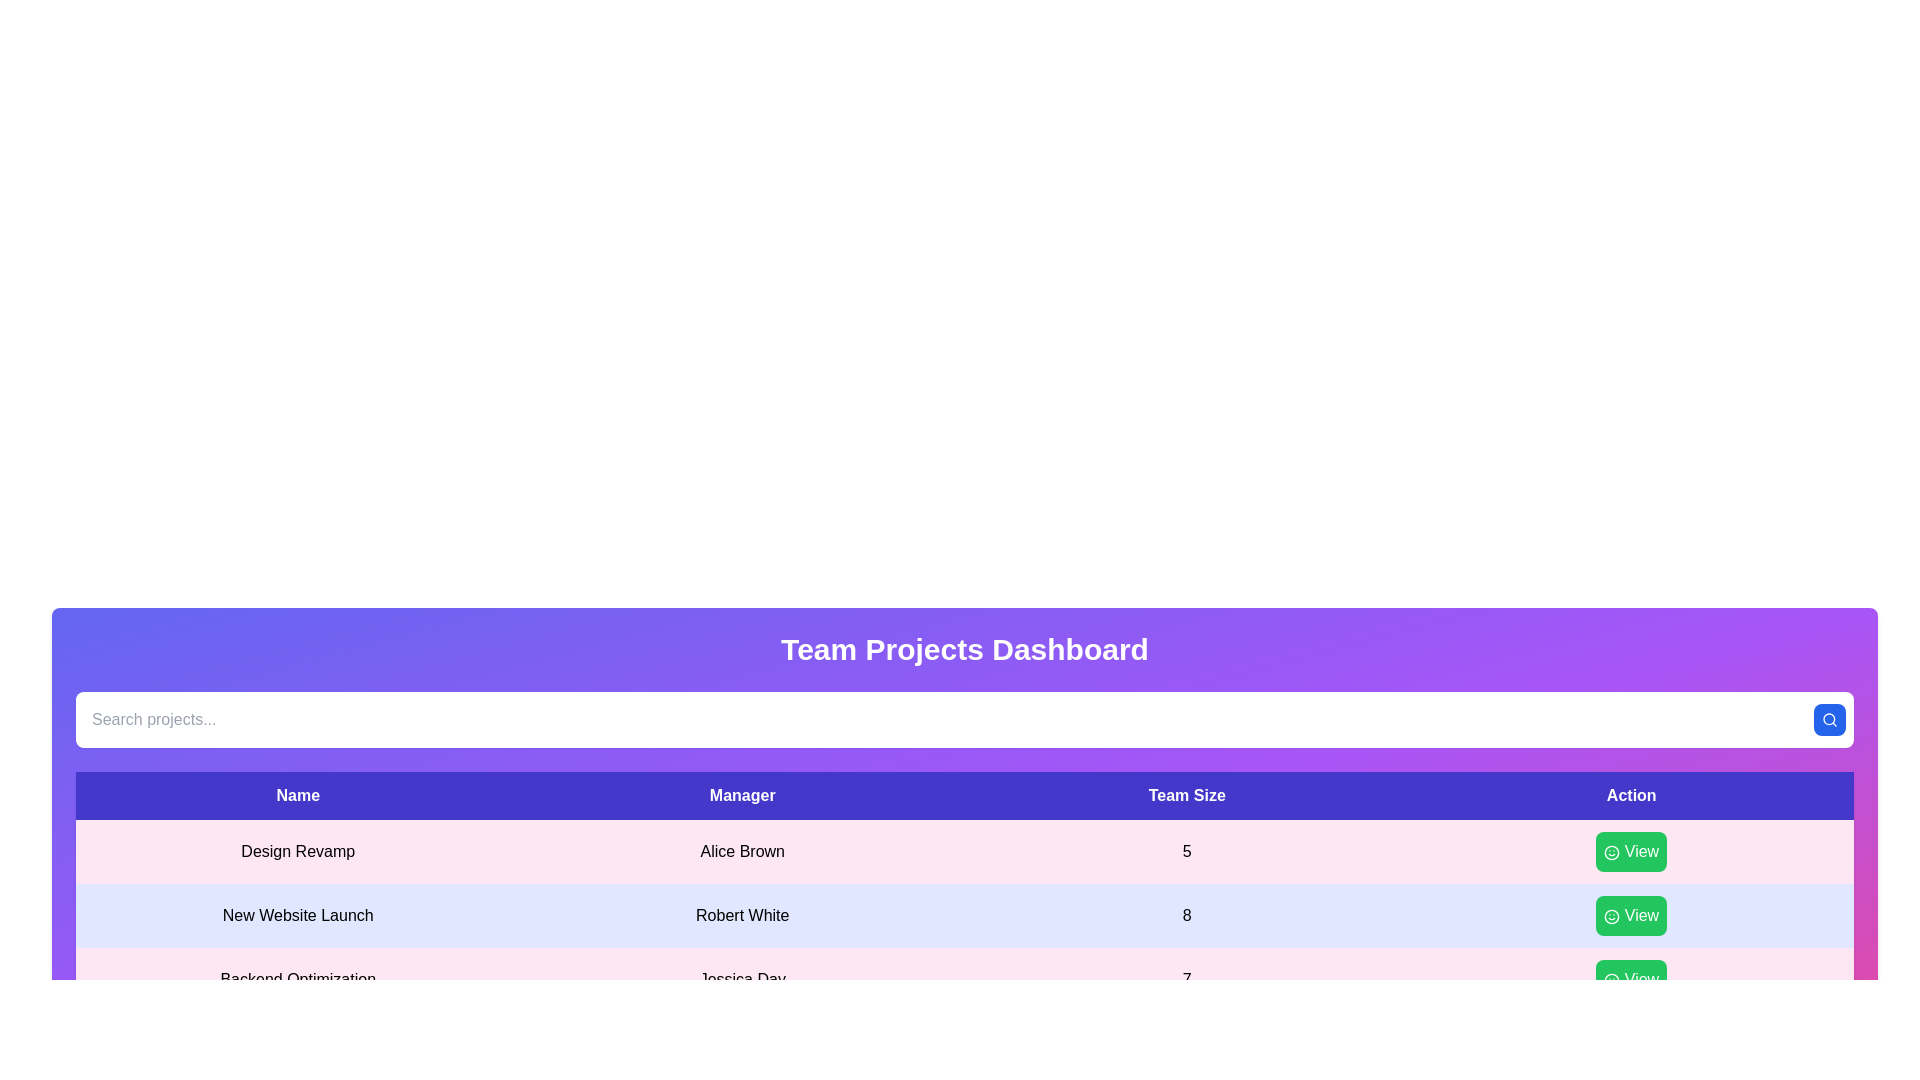 Image resolution: width=1920 pixels, height=1080 pixels. What do you see at coordinates (1631, 915) in the screenshot?
I see `the 'View' button with a green background and white text, located in the second row of the 'Action' column` at bounding box center [1631, 915].